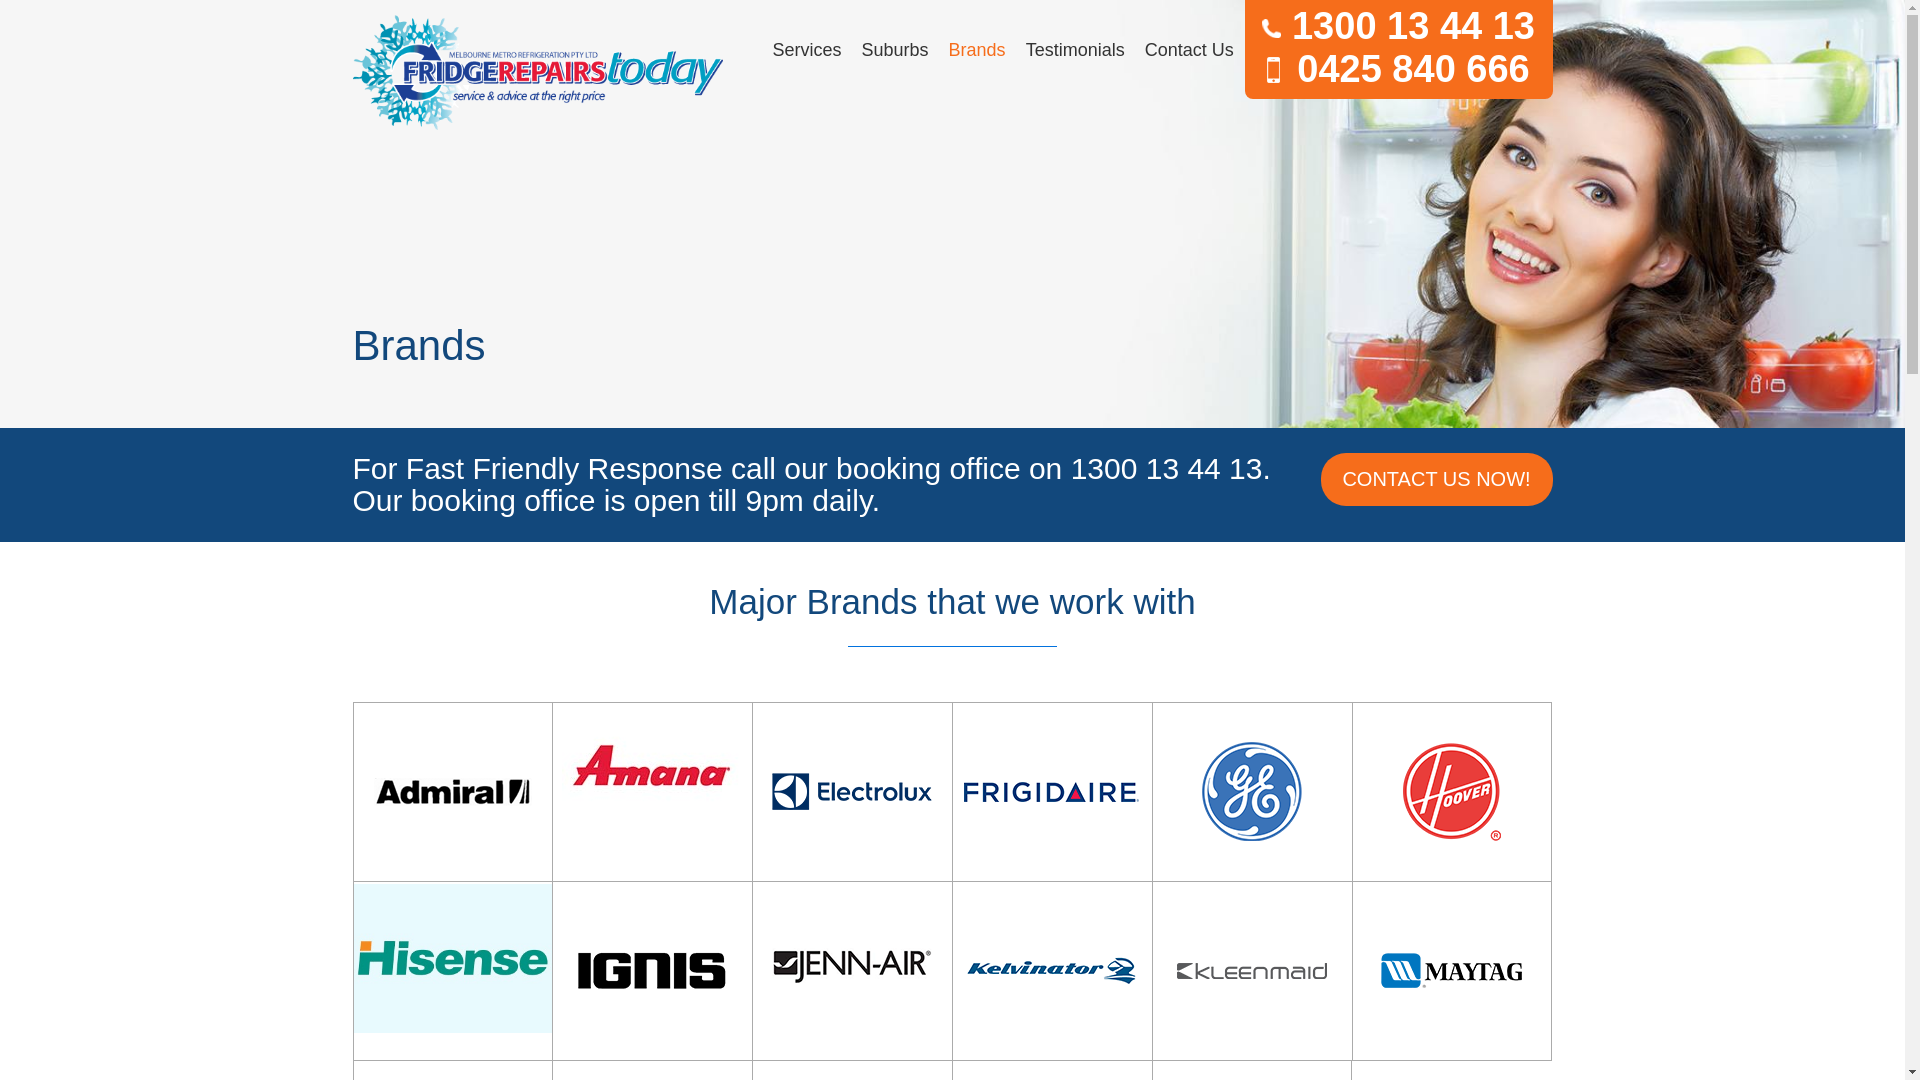 The height and width of the screenshot is (1080, 1920). I want to click on '1300 13 44 13', so click(1397, 26).